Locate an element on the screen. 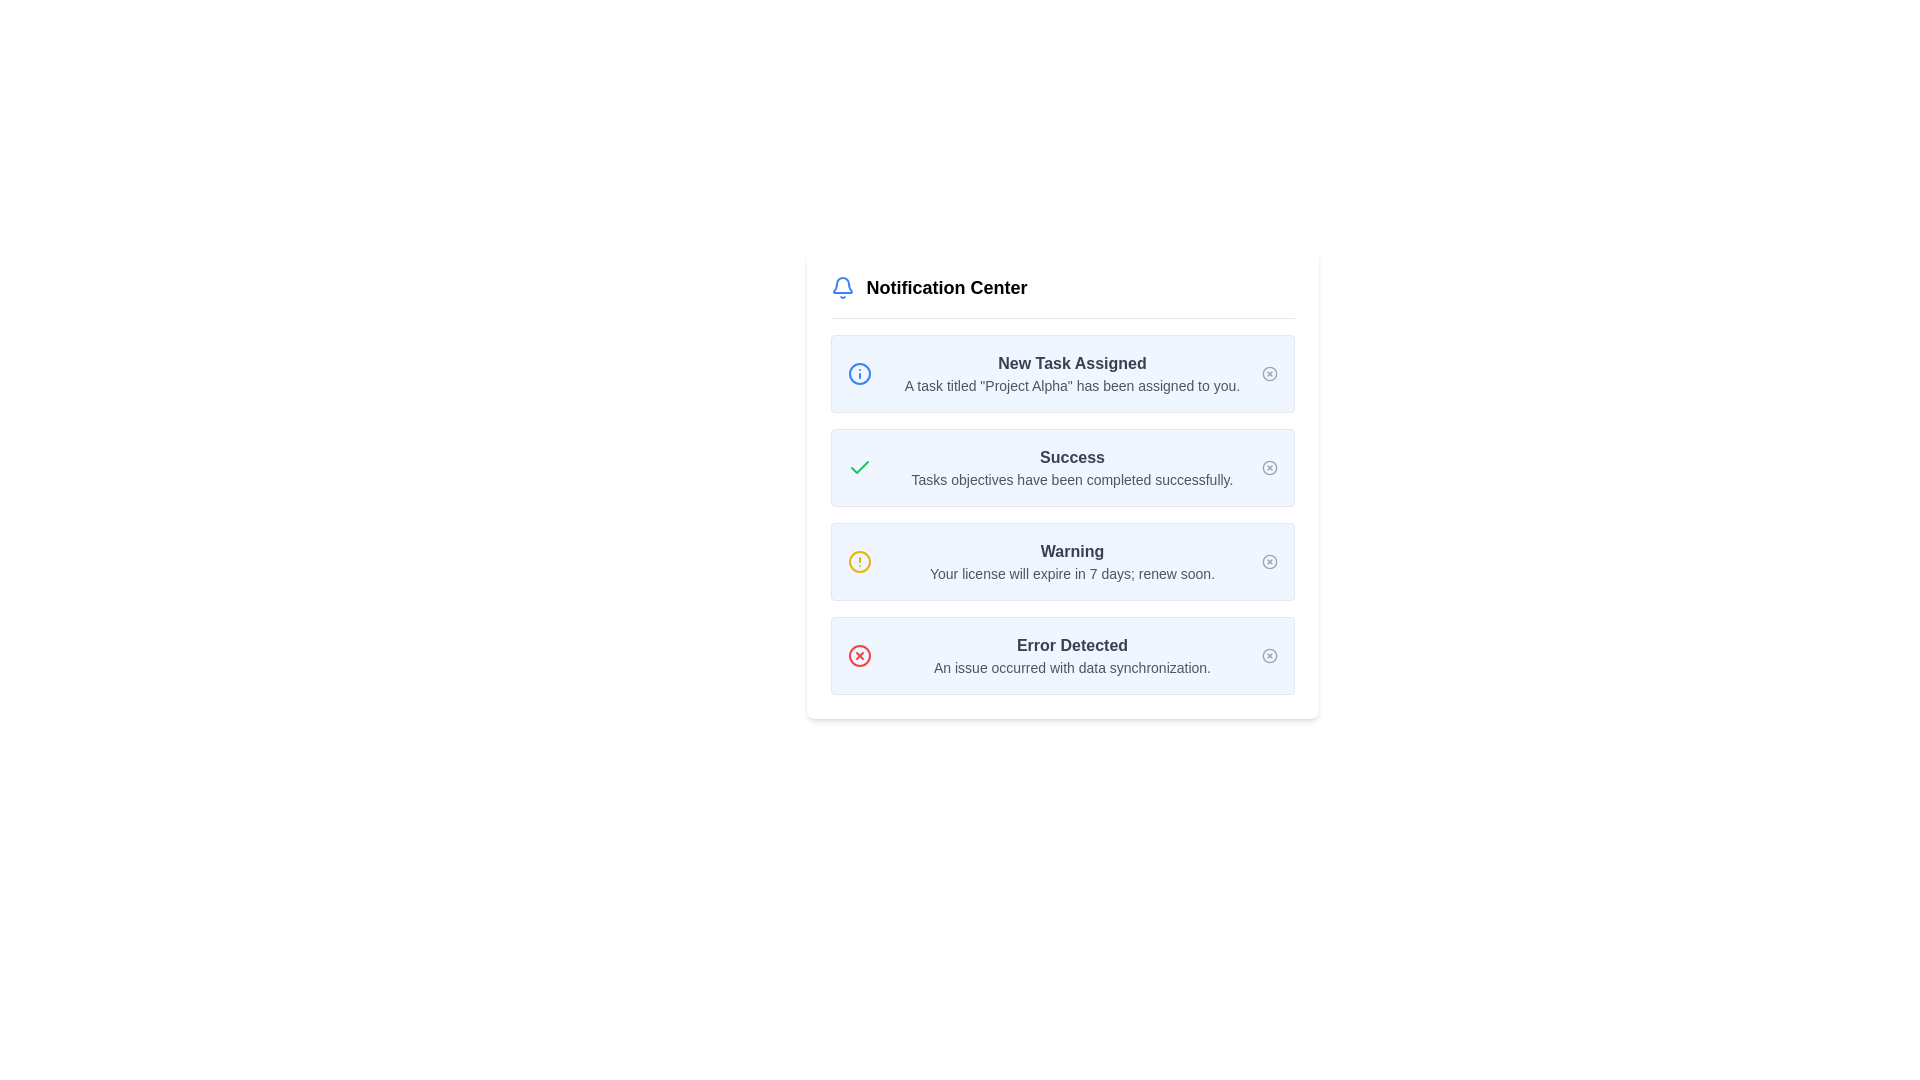 This screenshot has height=1080, width=1920. the blue circular information icon located in the topmost notification box is located at coordinates (859, 374).